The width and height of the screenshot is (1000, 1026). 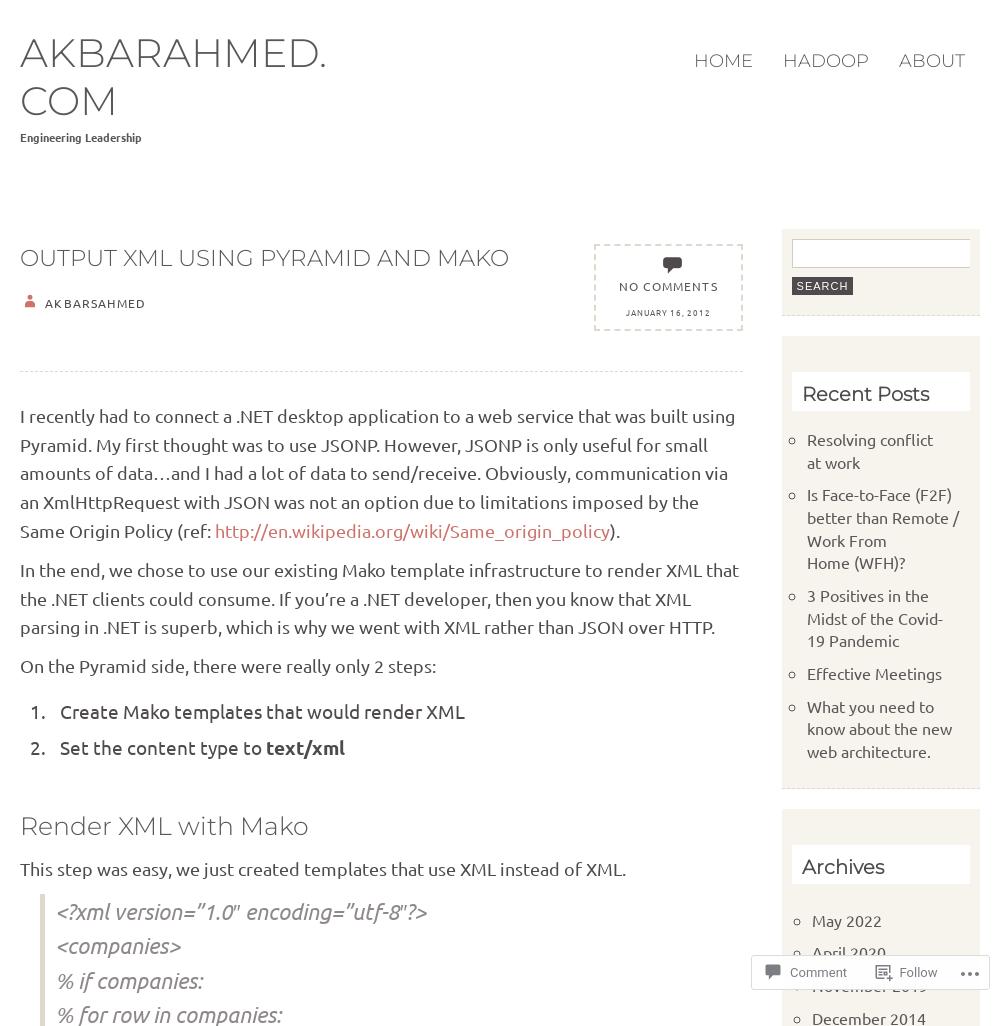 I want to click on 'Is Face-to-Face (F2F) better than Remote / Work From Home (WFH)?', so click(x=882, y=527).